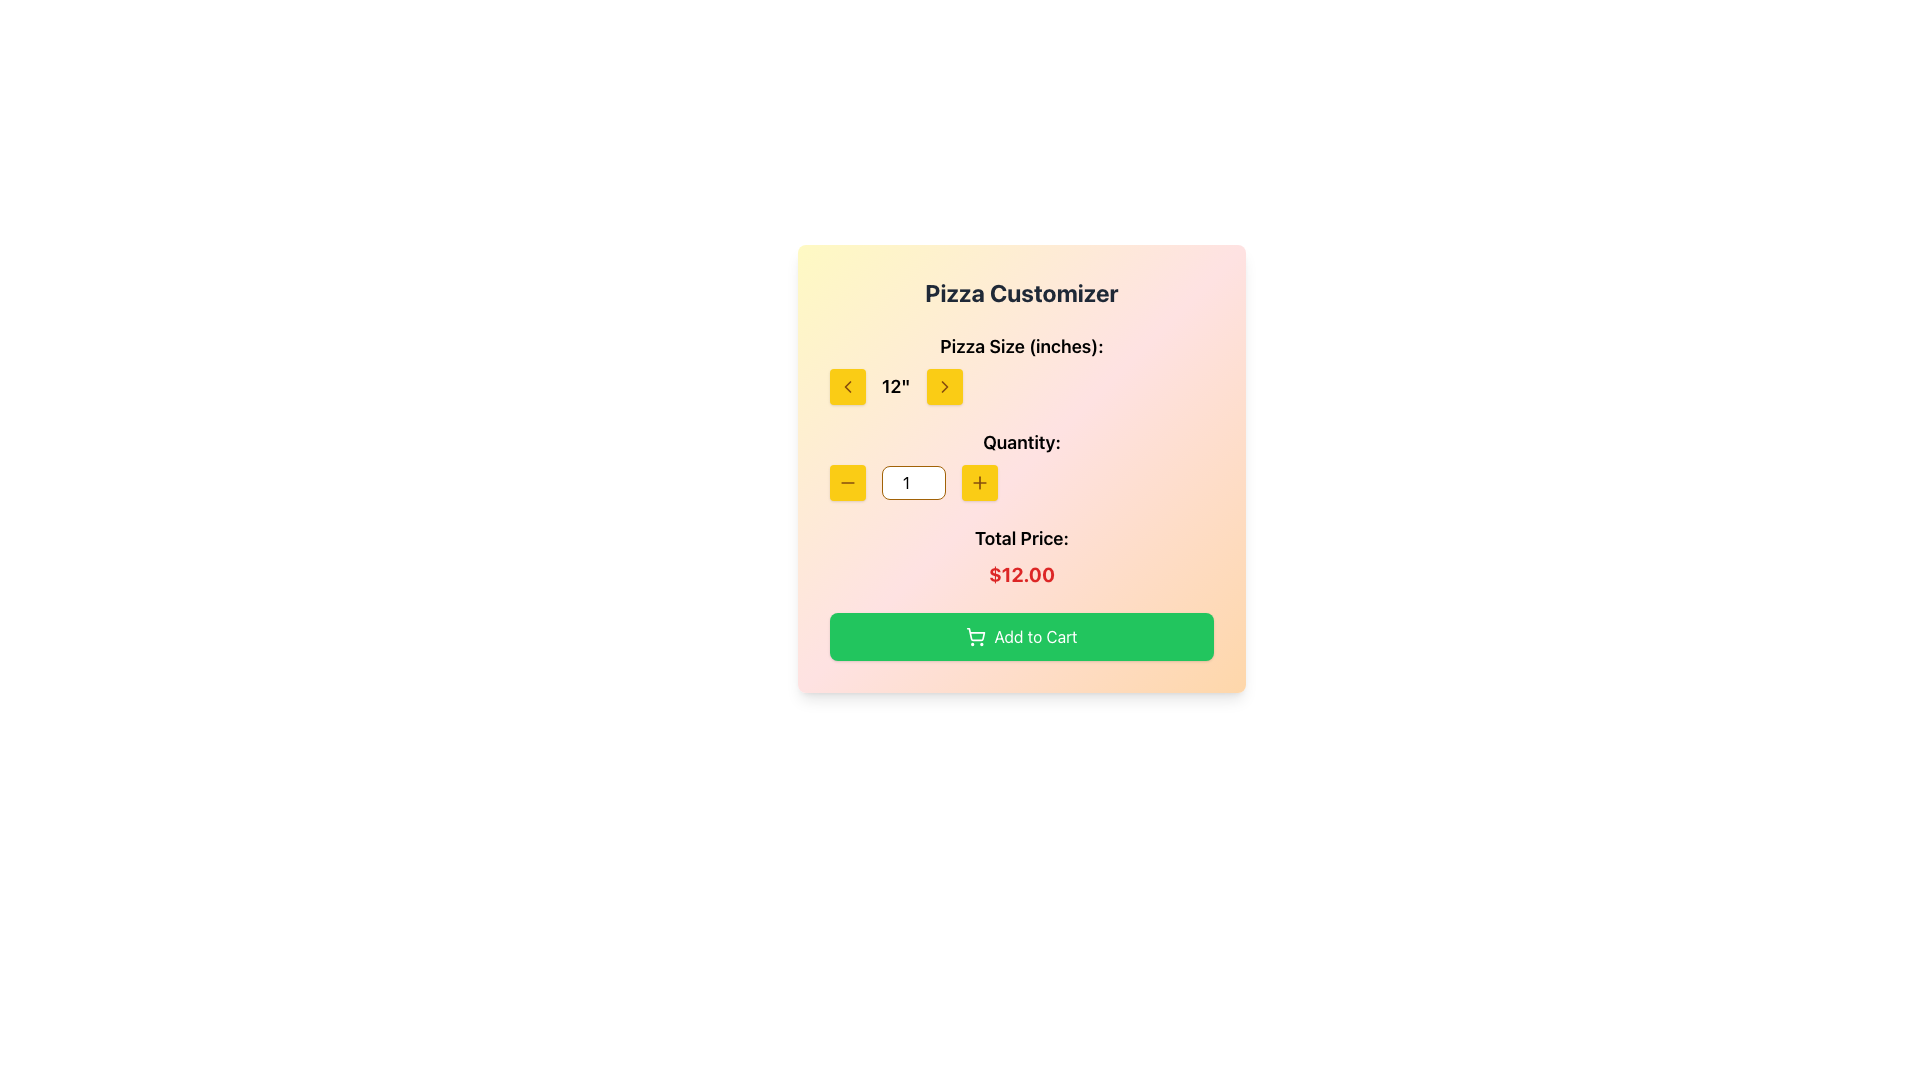 The height and width of the screenshot is (1080, 1920). I want to click on the yellow button with a leftward-pointing chevron icon, so click(848, 386).